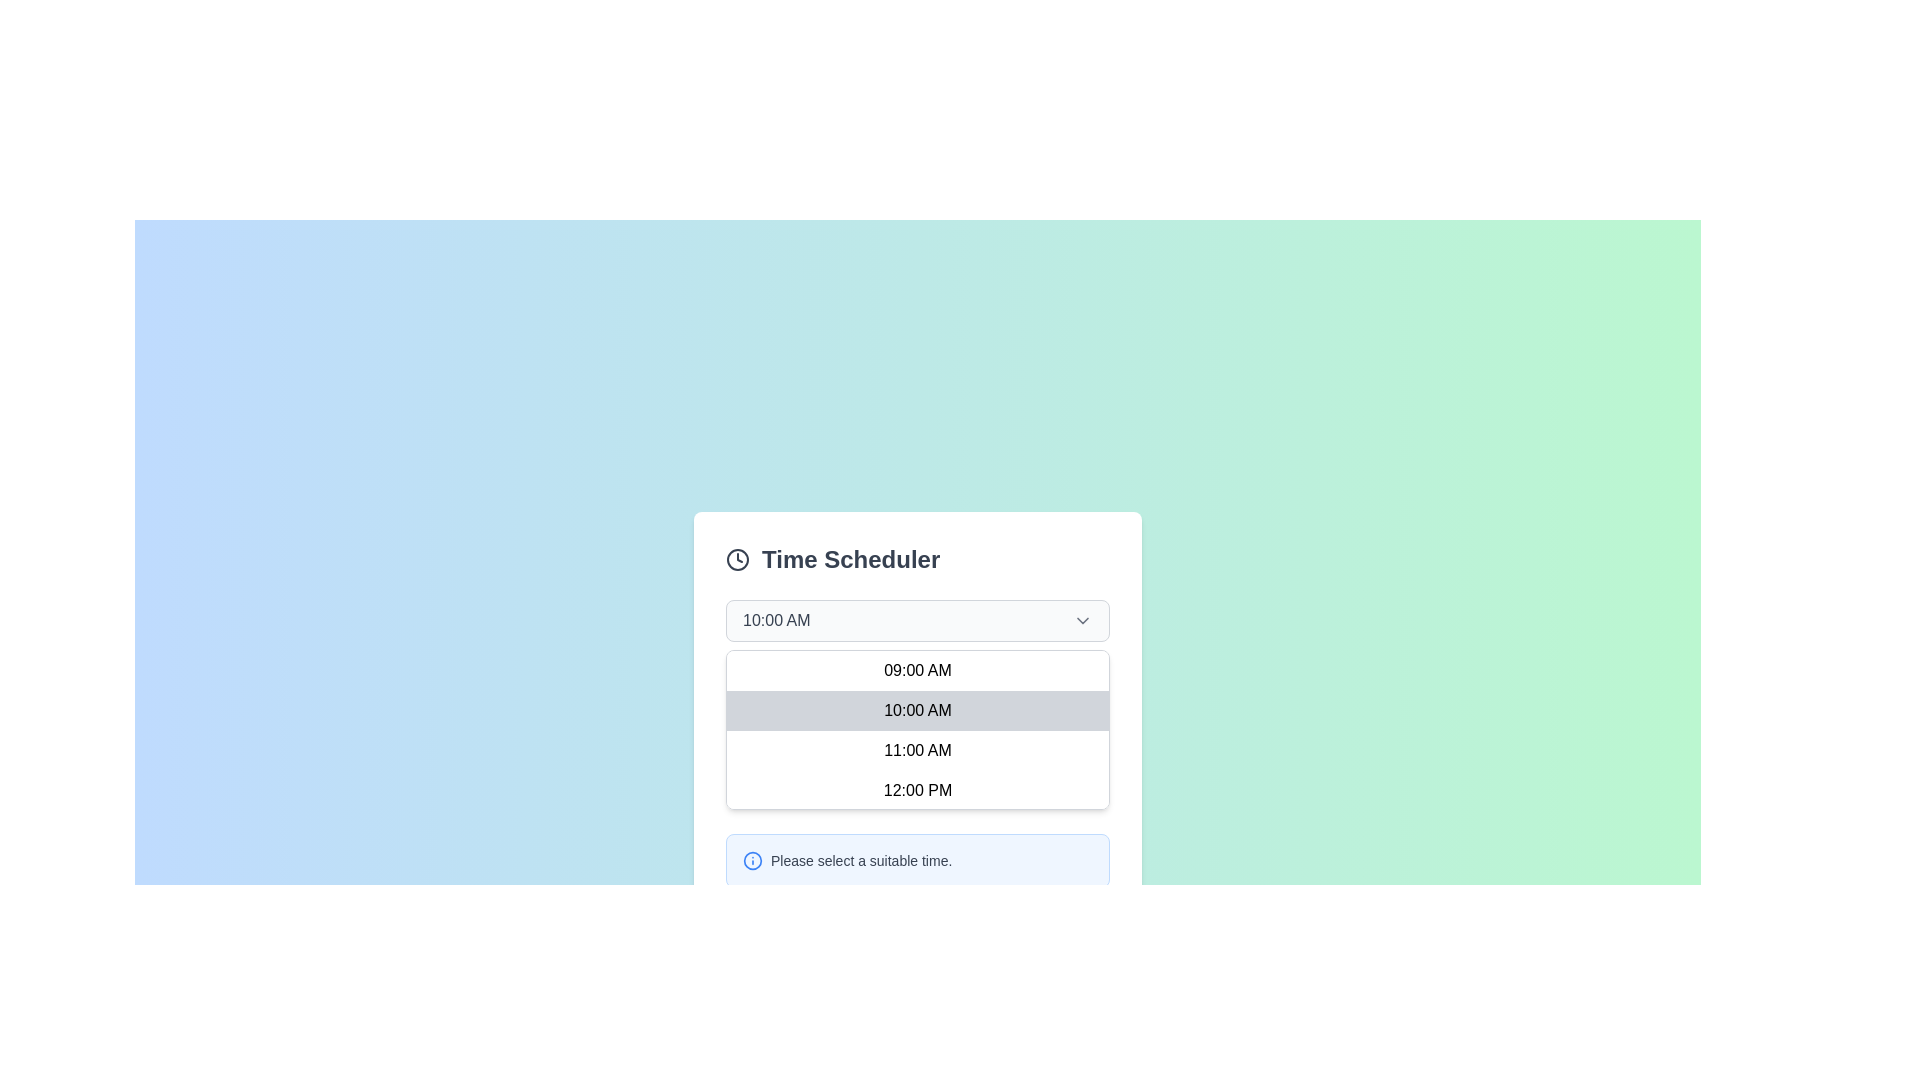 The width and height of the screenshot is (1920, 1080). Describe the element at coordinates (916, 671) in the screenshot. I see `the '09:00 AM' option in the time scheduler dropdown menu` at that location.